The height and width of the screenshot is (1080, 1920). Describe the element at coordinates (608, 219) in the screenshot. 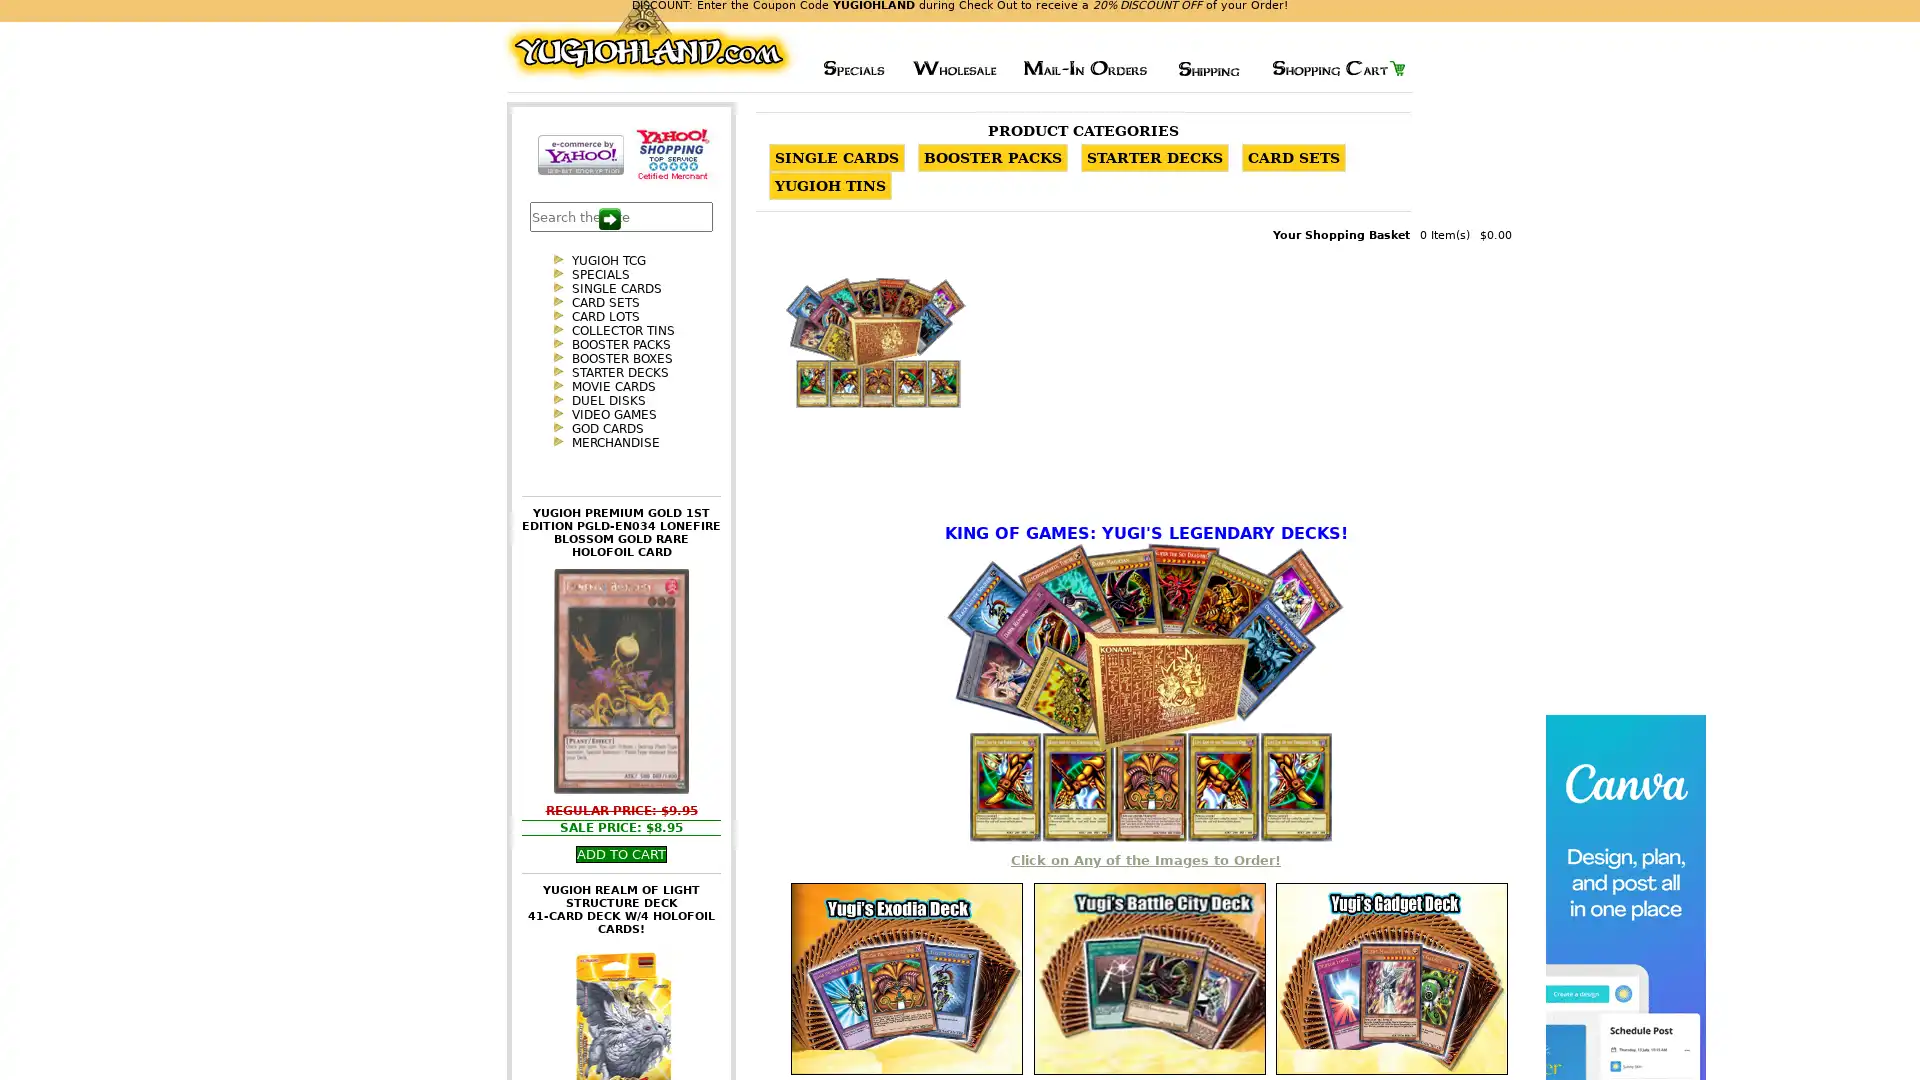

I see `Search` at that location.